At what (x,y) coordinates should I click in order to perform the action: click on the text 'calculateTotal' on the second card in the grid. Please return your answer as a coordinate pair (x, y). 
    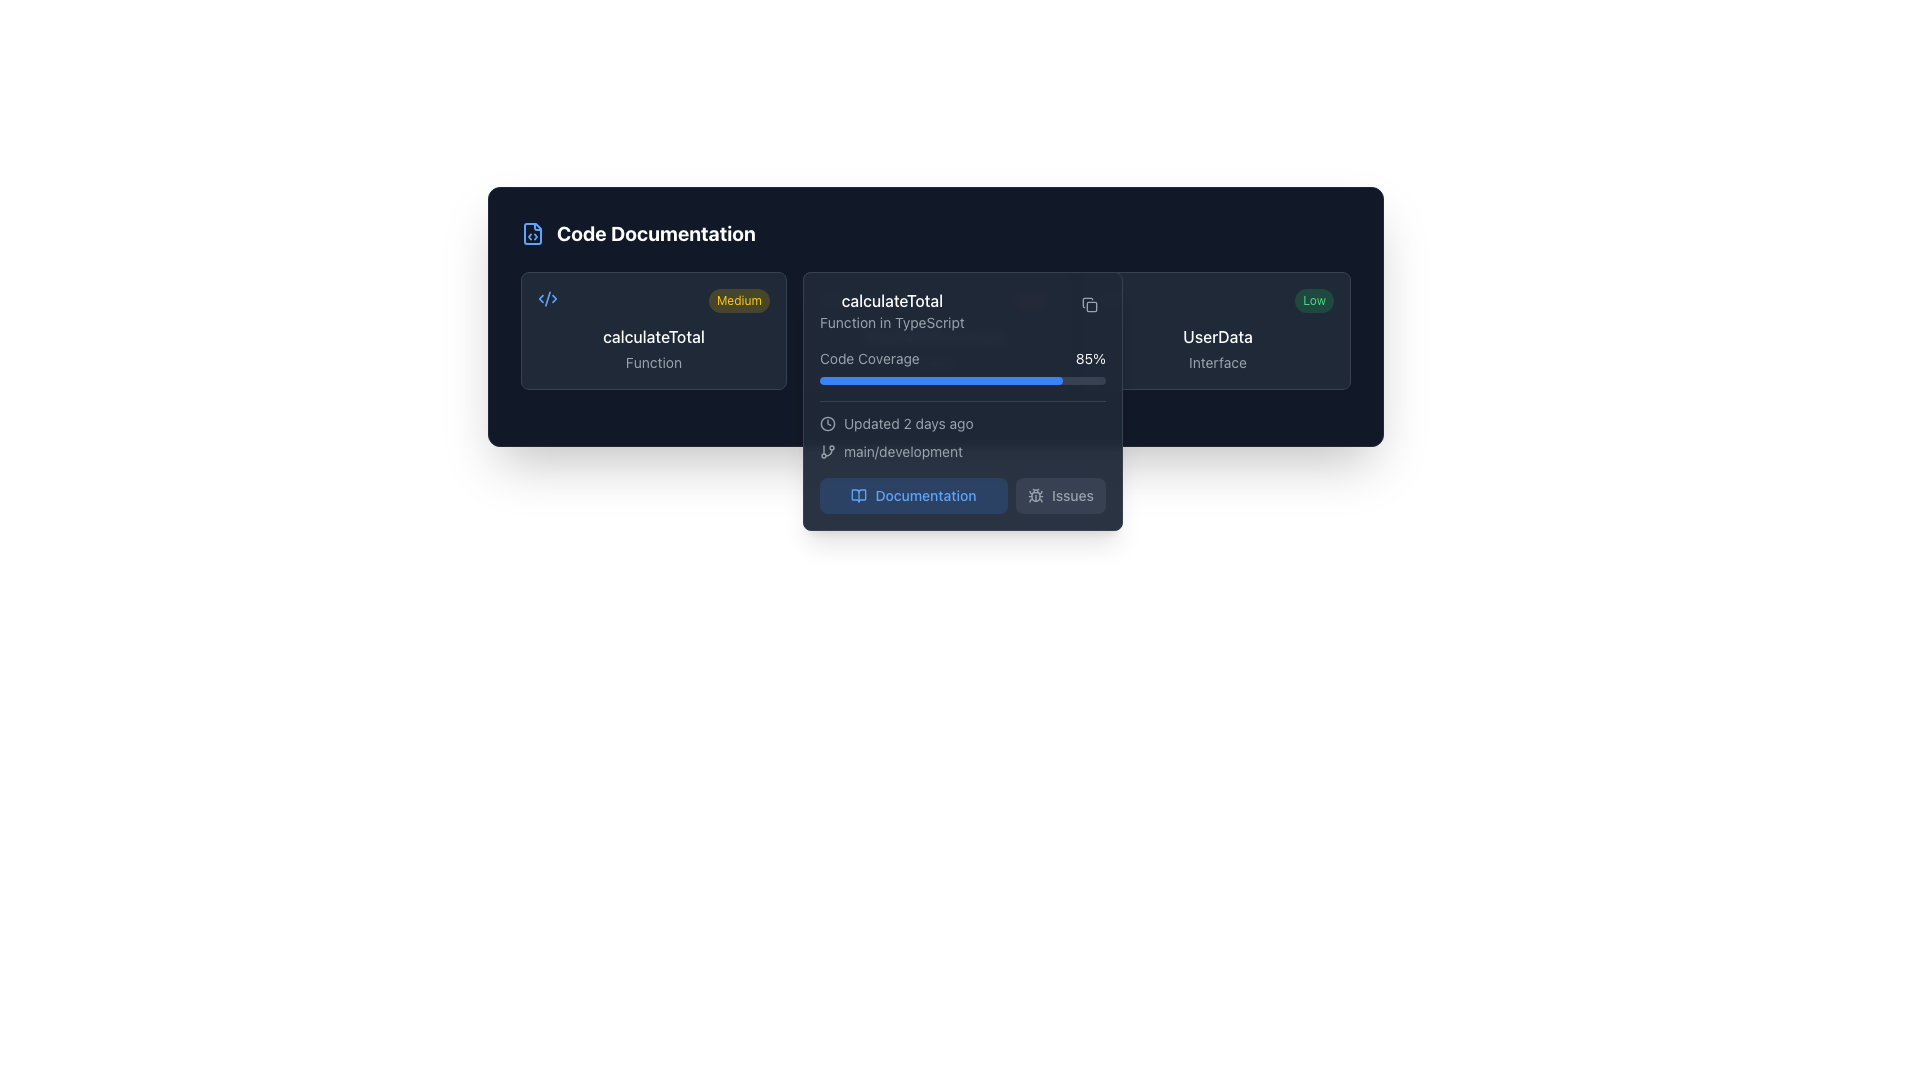
    Looking at the image, I should click on (935, 330).